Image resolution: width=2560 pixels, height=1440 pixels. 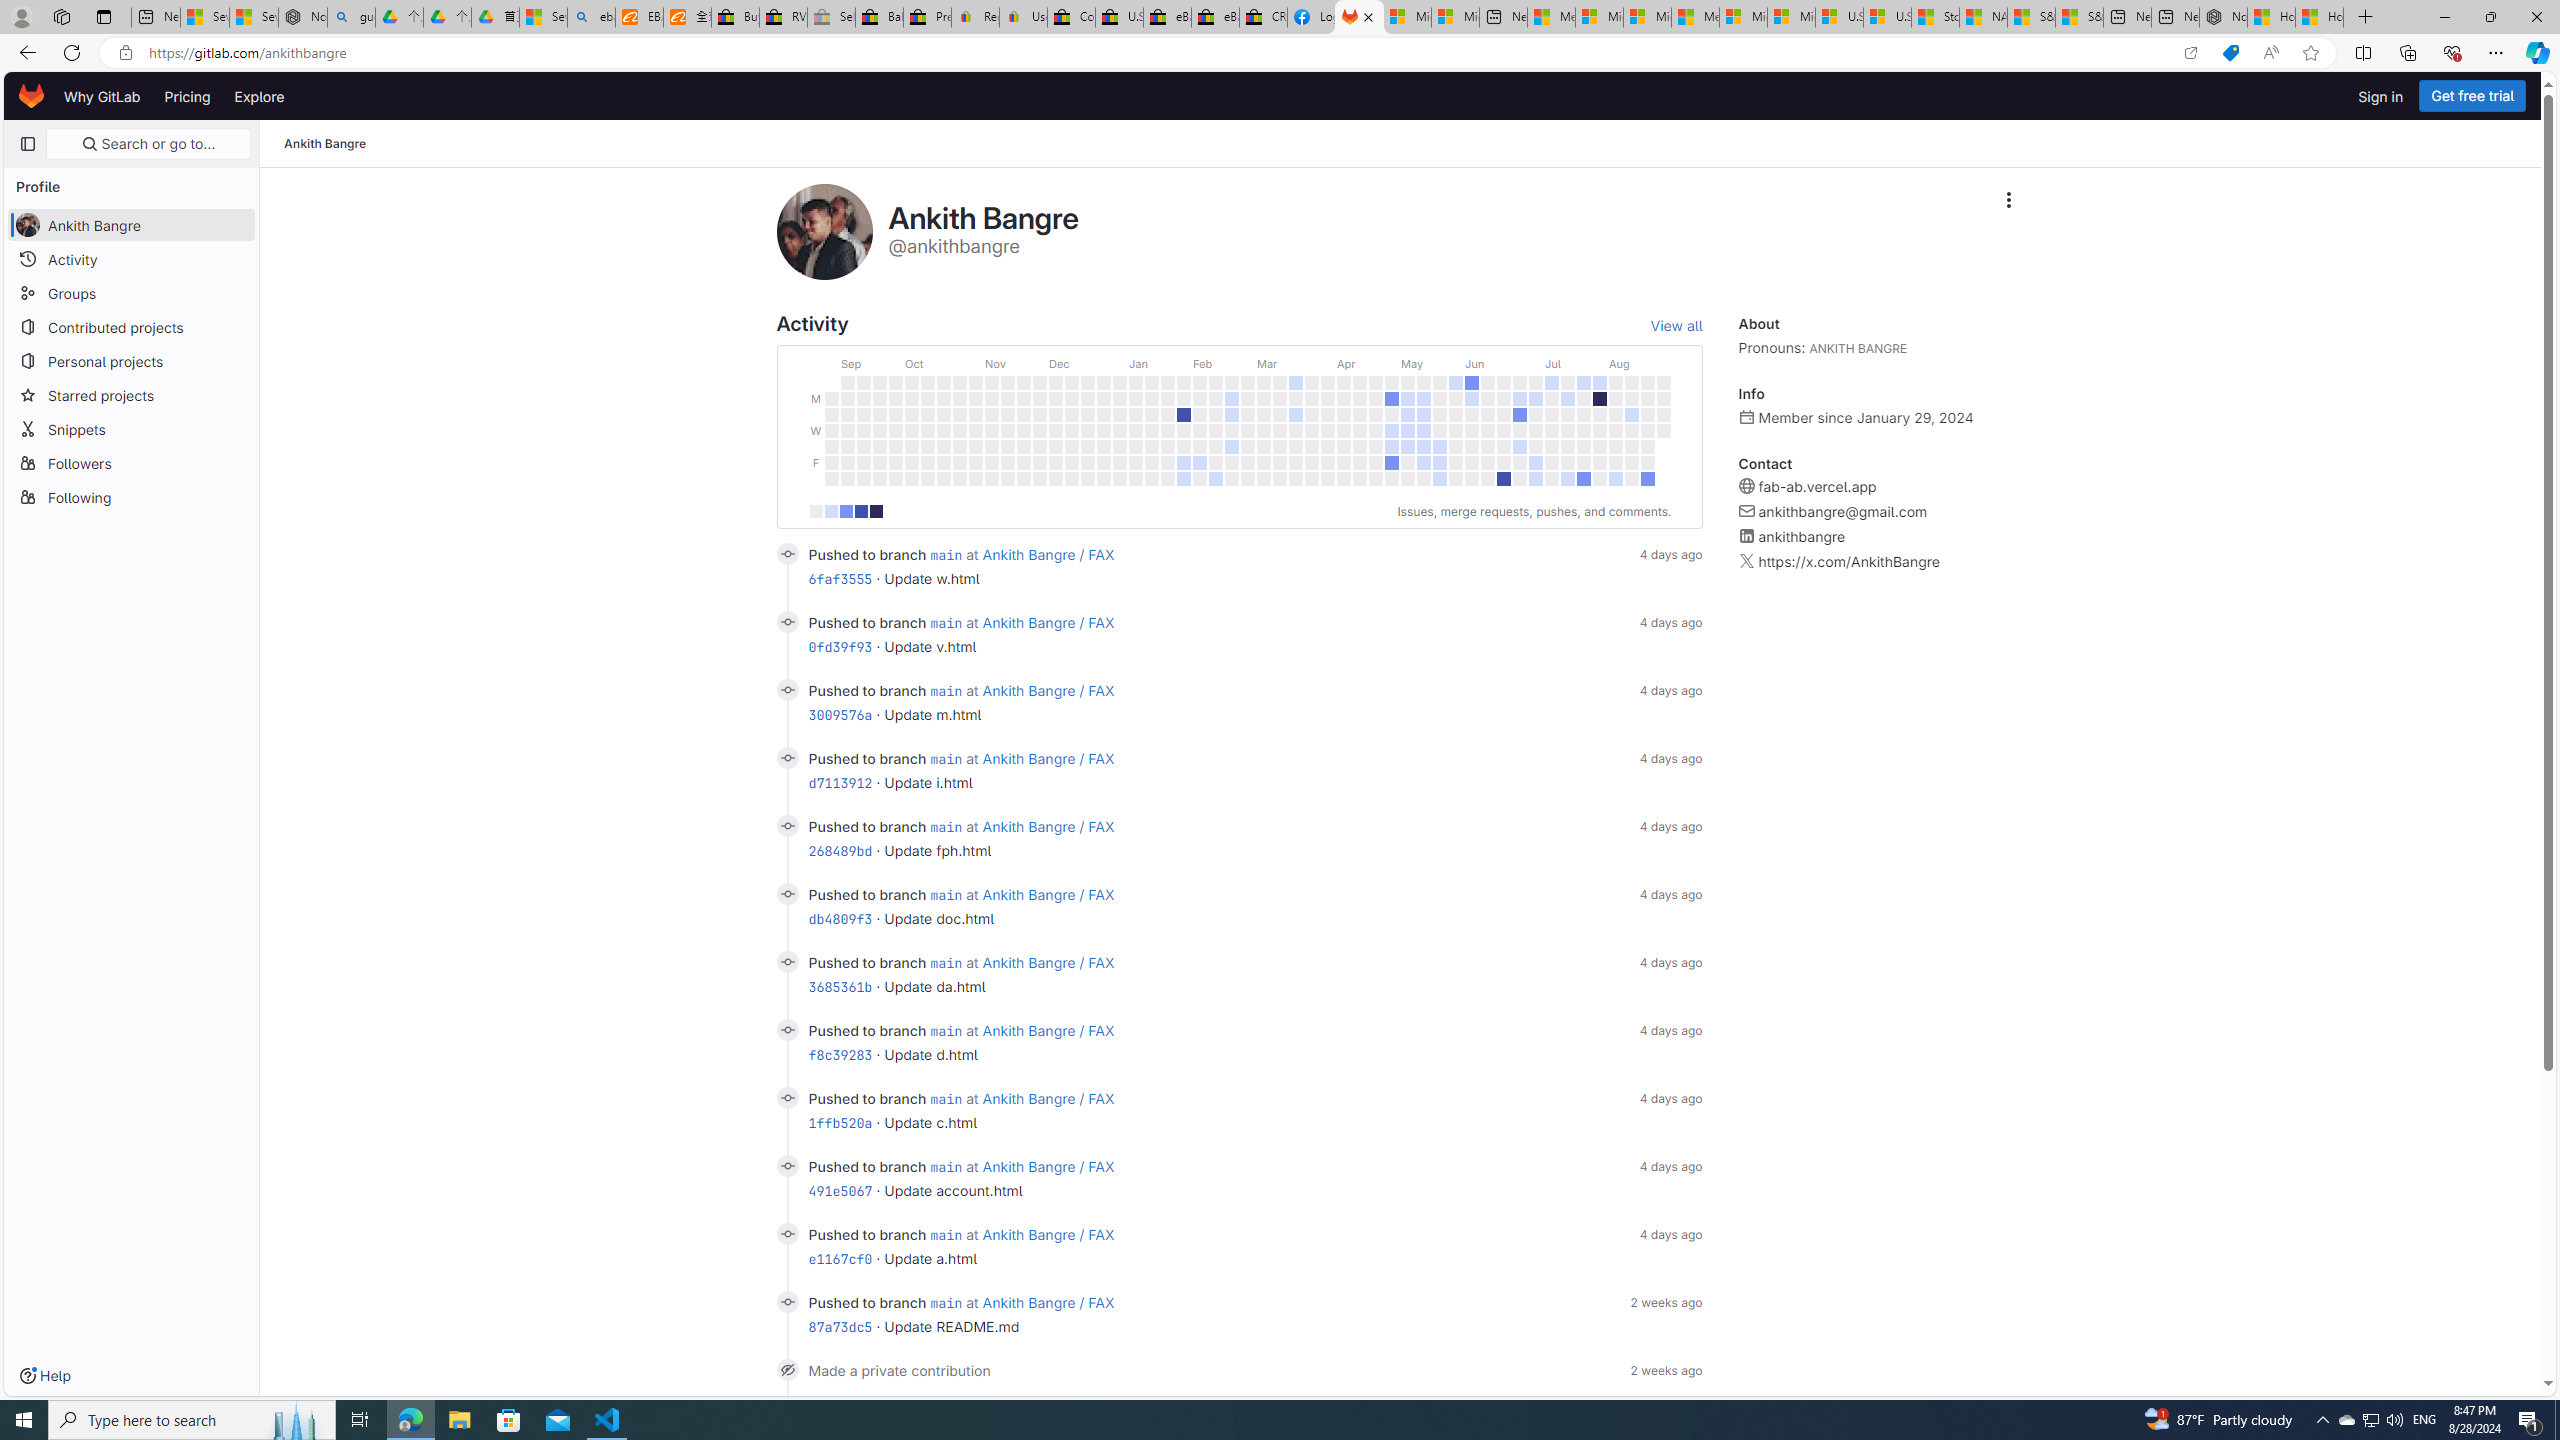 What do you see at coordinates (928, 16) in the screenshot?
I see `'Press Room - eBay Inc.'` at bounding box center [928, 16].